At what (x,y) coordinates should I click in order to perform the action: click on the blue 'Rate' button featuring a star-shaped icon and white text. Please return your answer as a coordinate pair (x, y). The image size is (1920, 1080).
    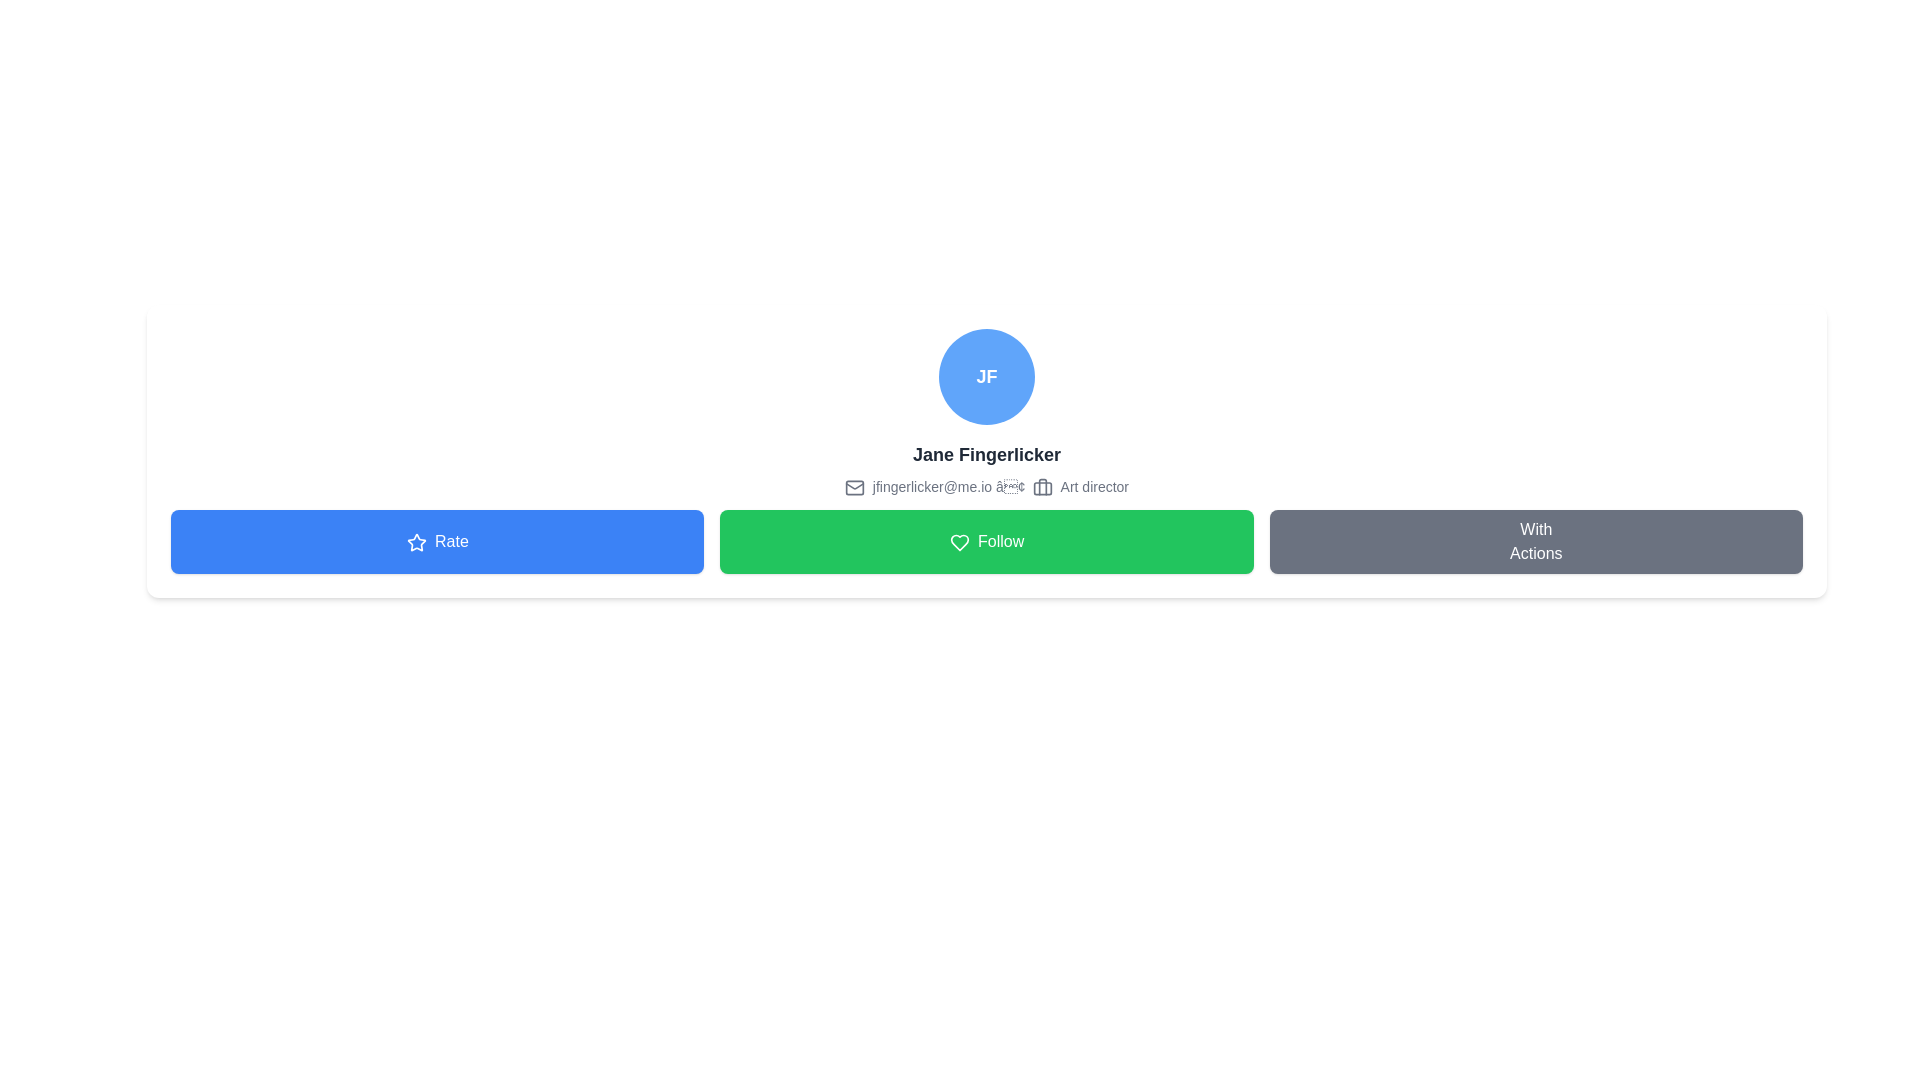
    Looking at the image, I should click on (436, 542).